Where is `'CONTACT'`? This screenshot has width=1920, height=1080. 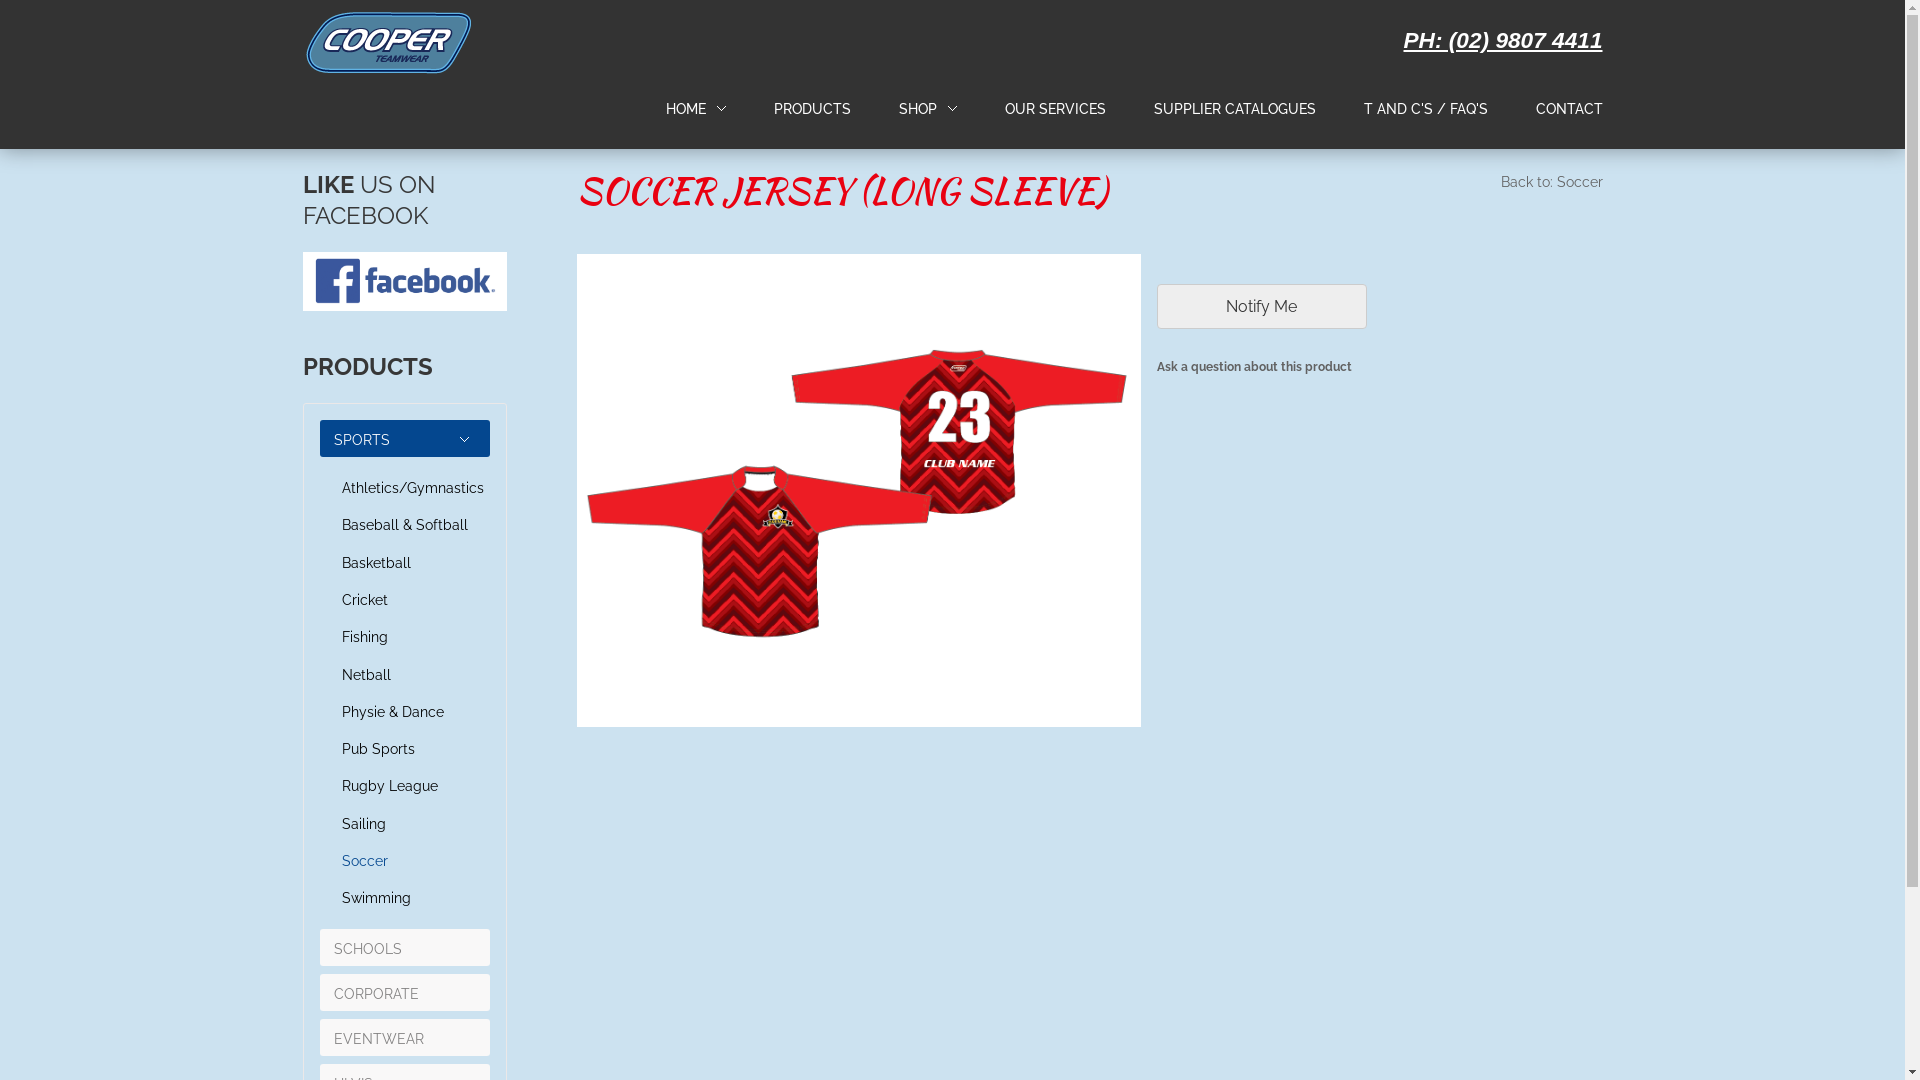 'CONTACT' is located at coordinates (1568, 110).